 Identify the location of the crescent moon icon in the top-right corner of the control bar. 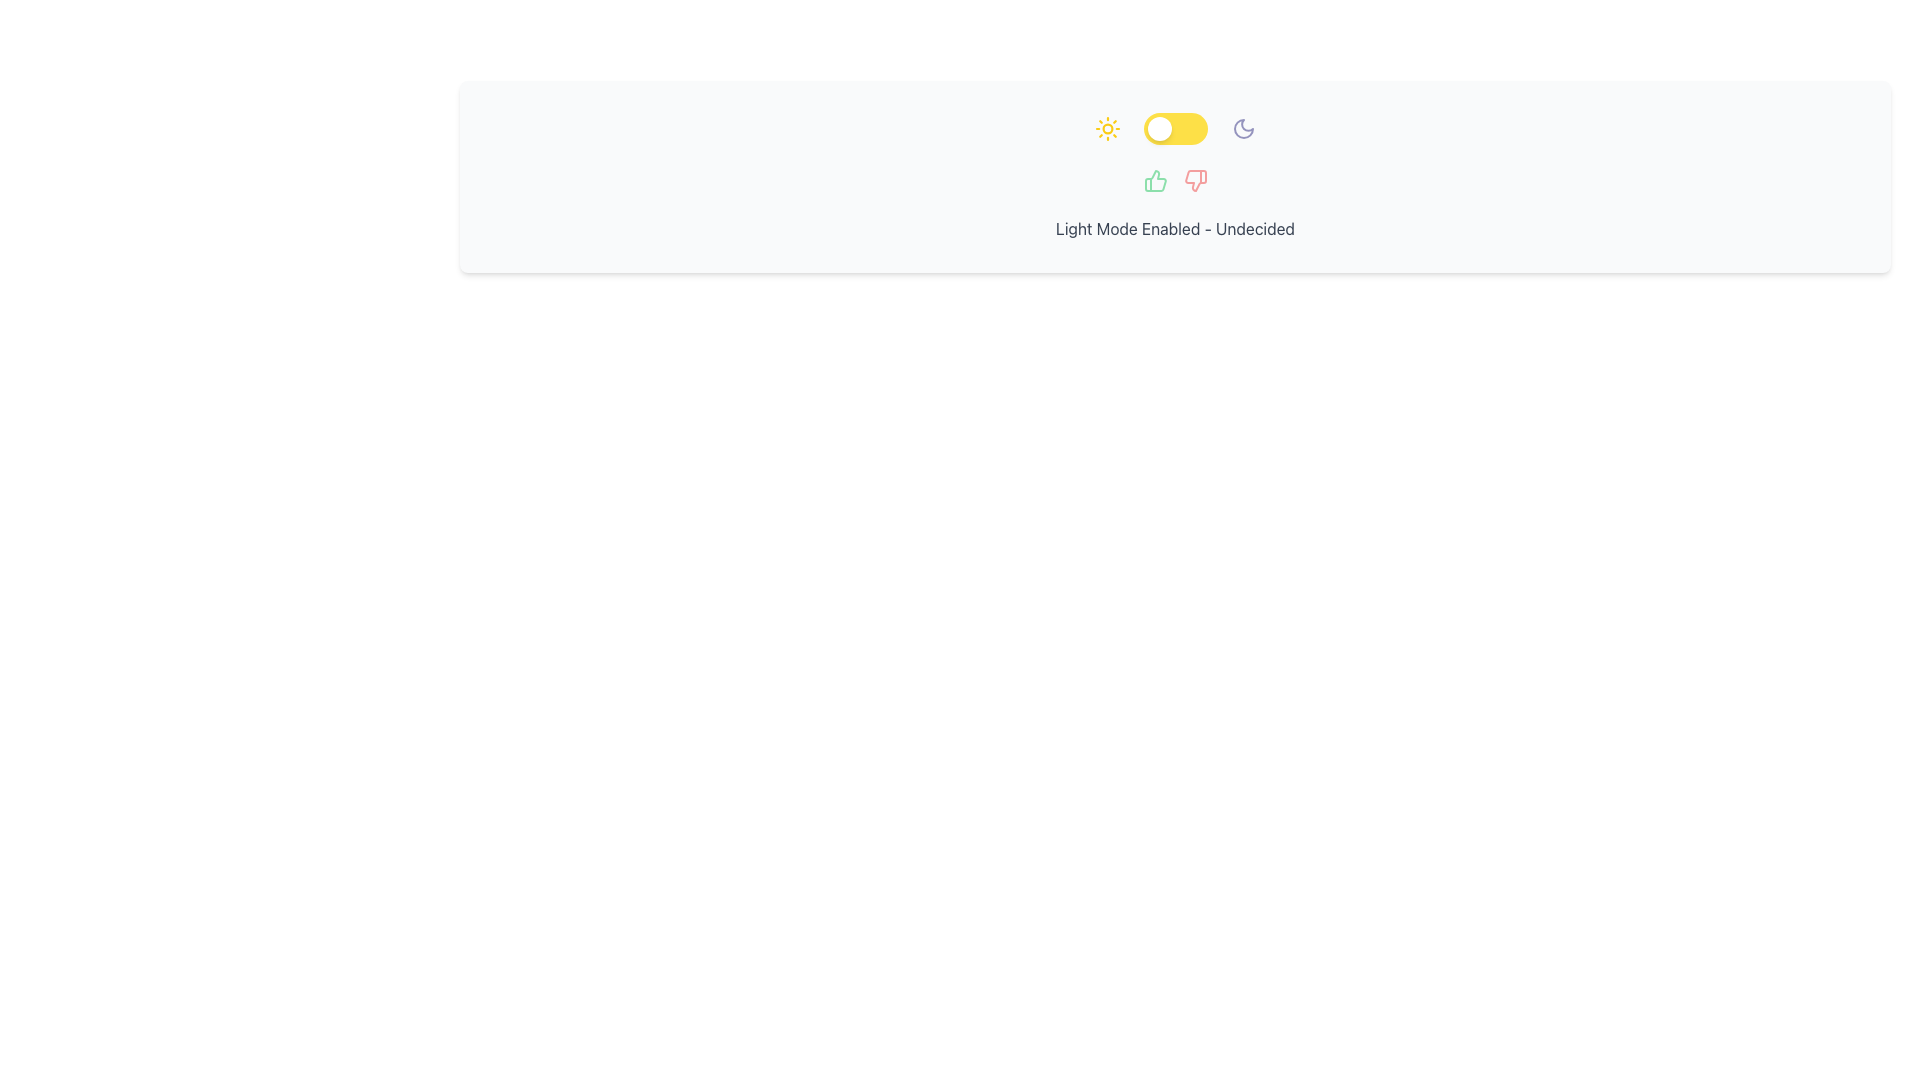
(1242, 128).